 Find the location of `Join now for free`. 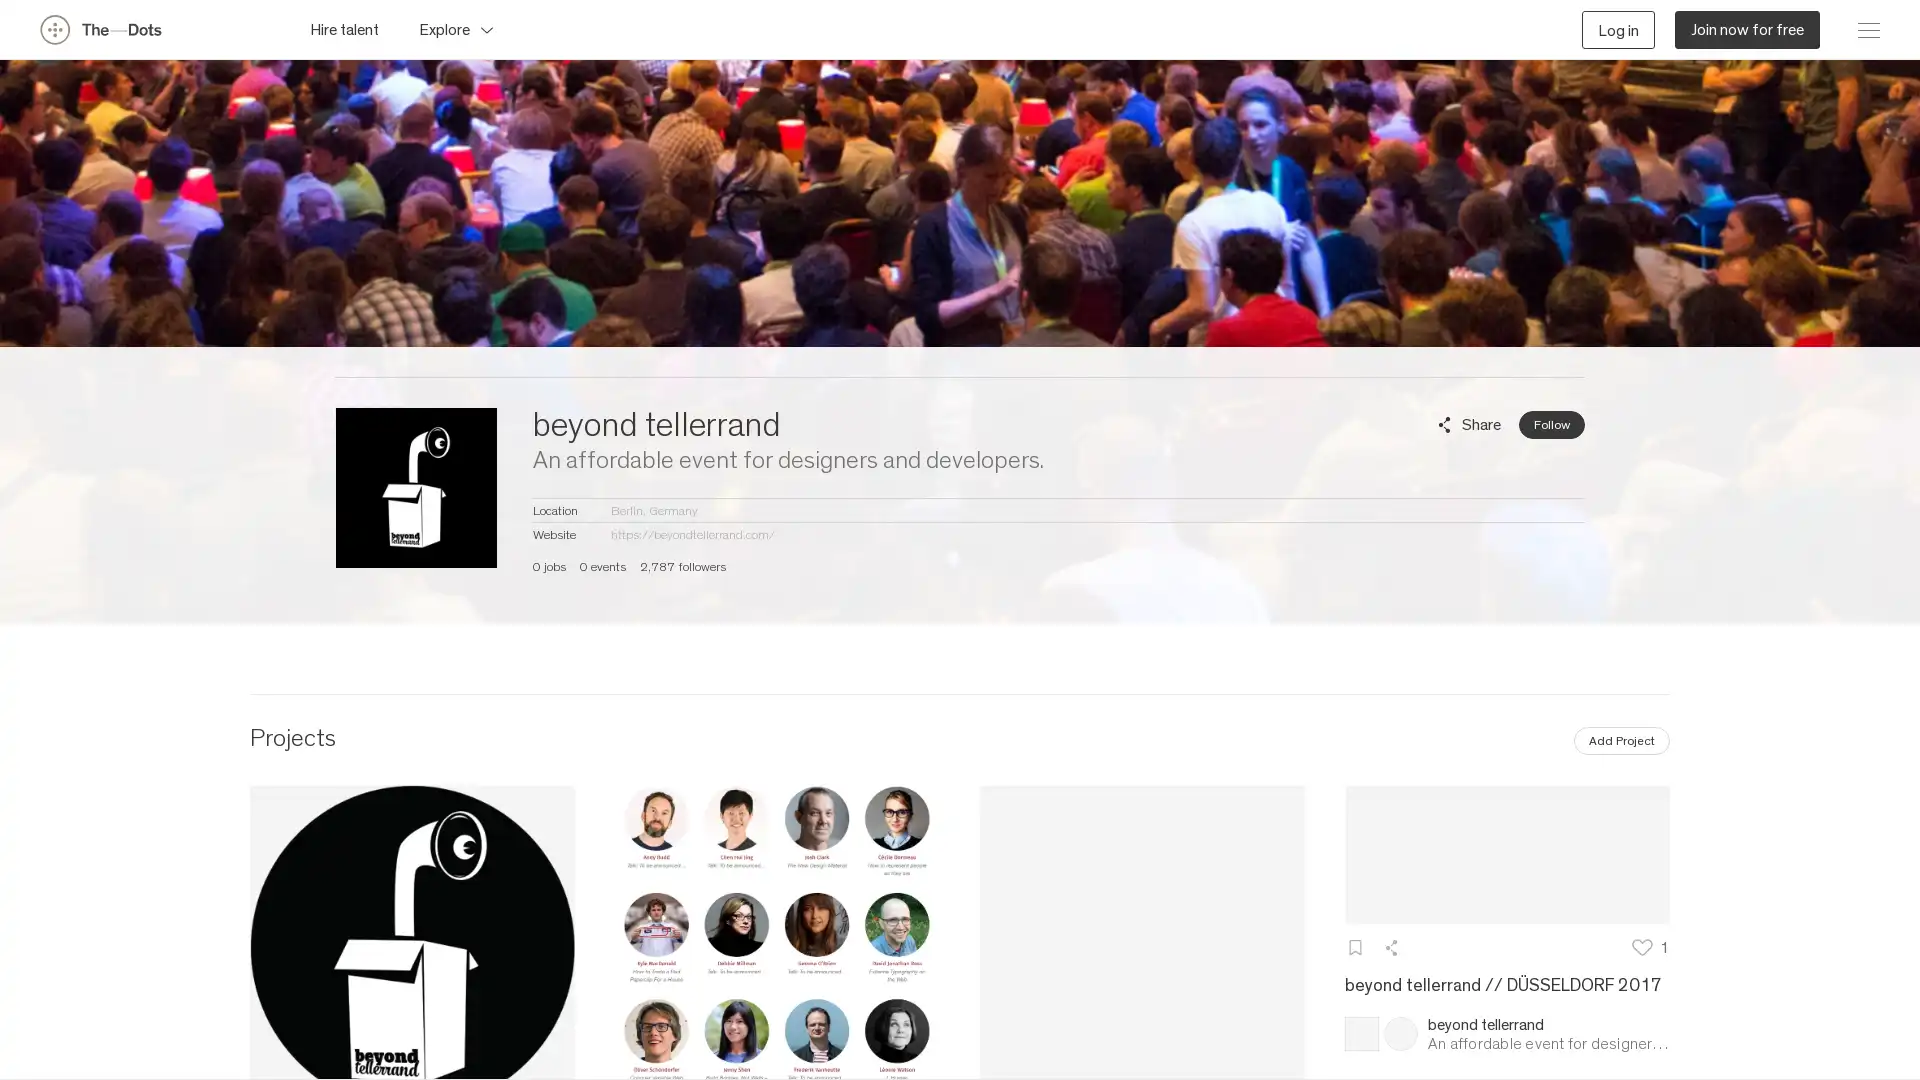

Join now for free is located at coordinates (1746, 29).